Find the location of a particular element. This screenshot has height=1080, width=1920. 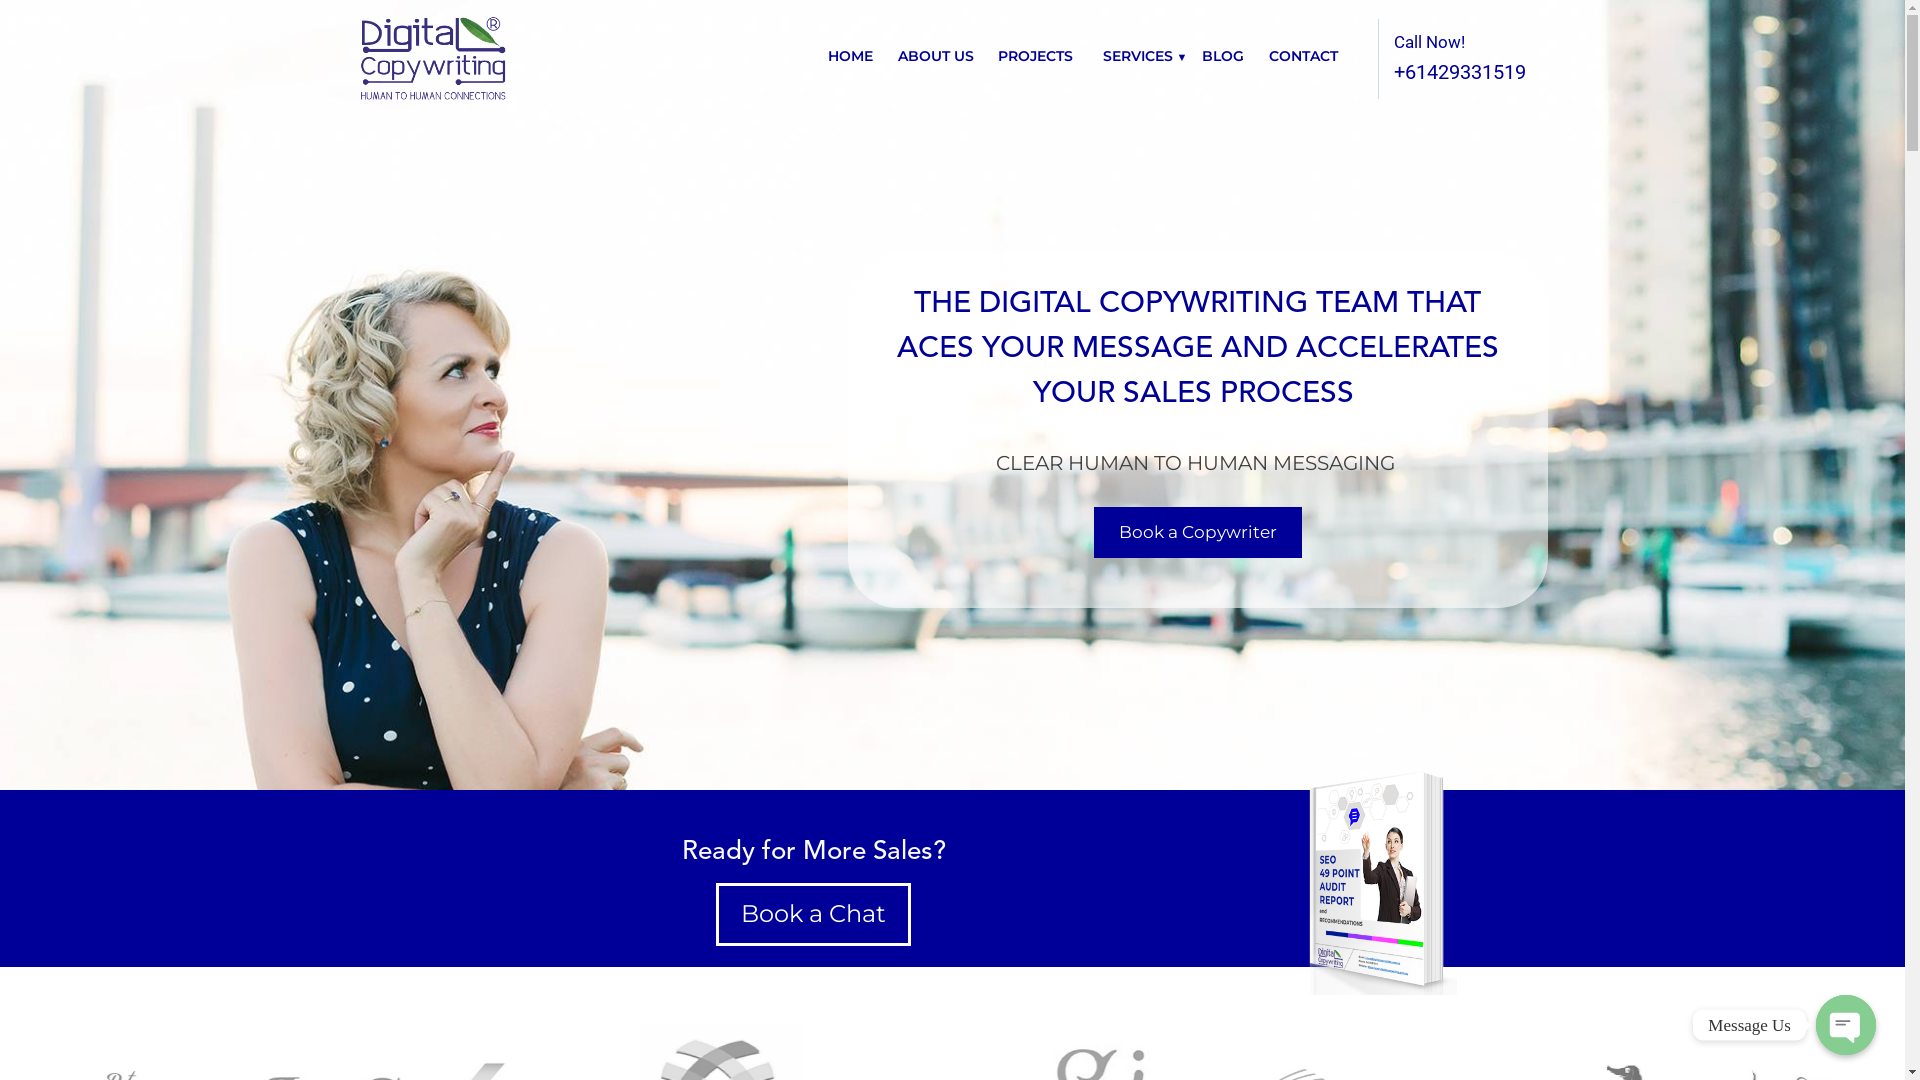

'HOME' is located at coordinates (850, 55).